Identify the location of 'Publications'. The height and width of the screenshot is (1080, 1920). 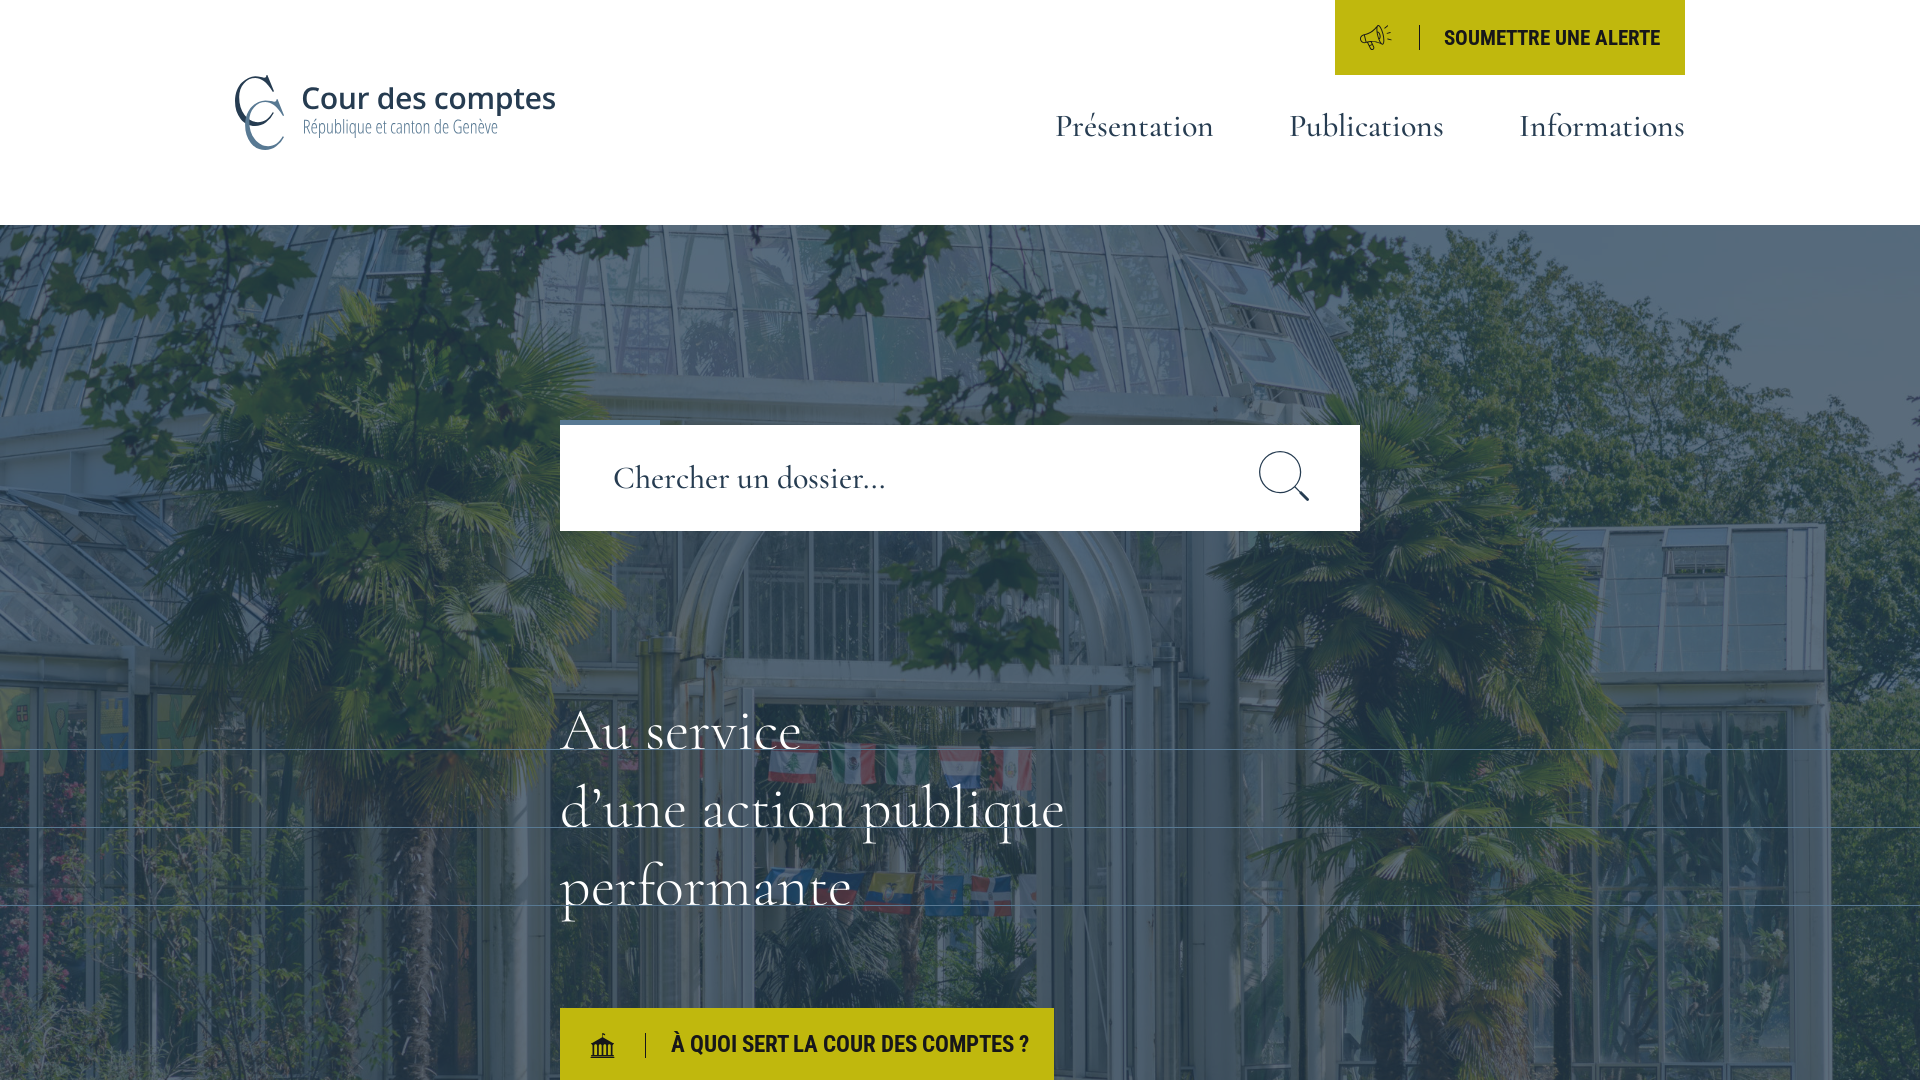
(1289, 125).